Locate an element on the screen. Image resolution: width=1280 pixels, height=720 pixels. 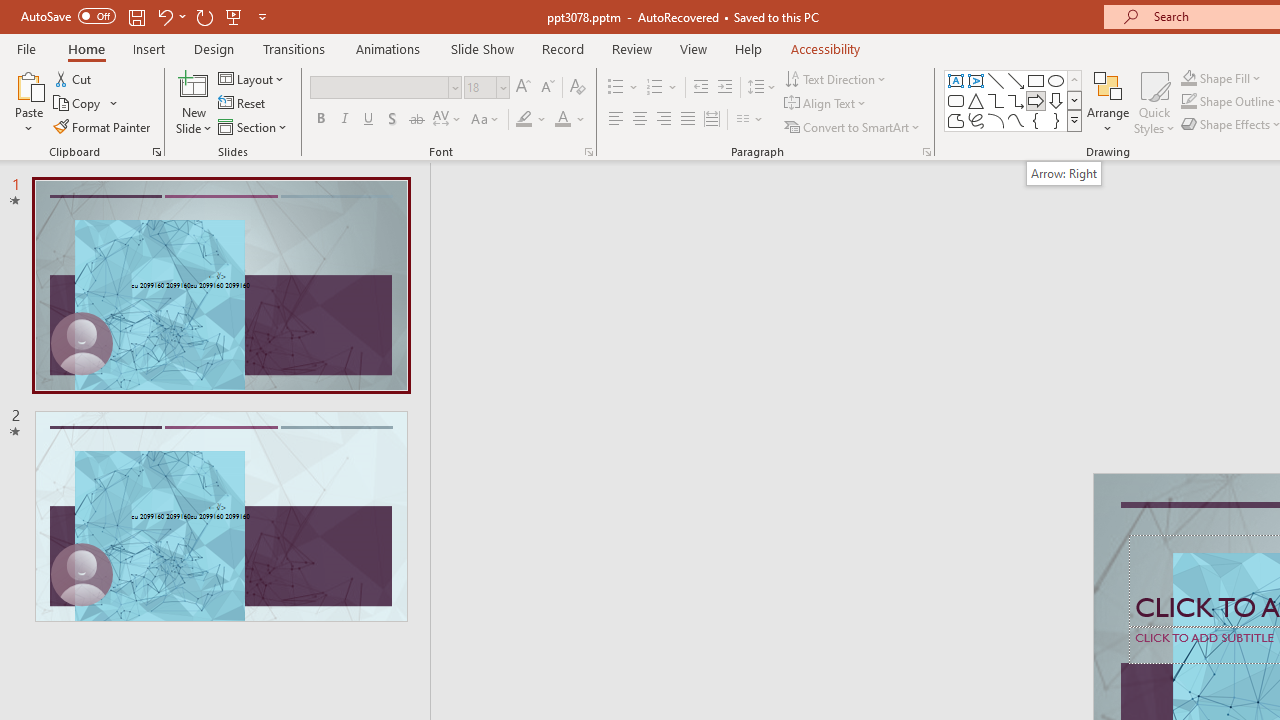
'Reset' is located at coordinates (242, 103).